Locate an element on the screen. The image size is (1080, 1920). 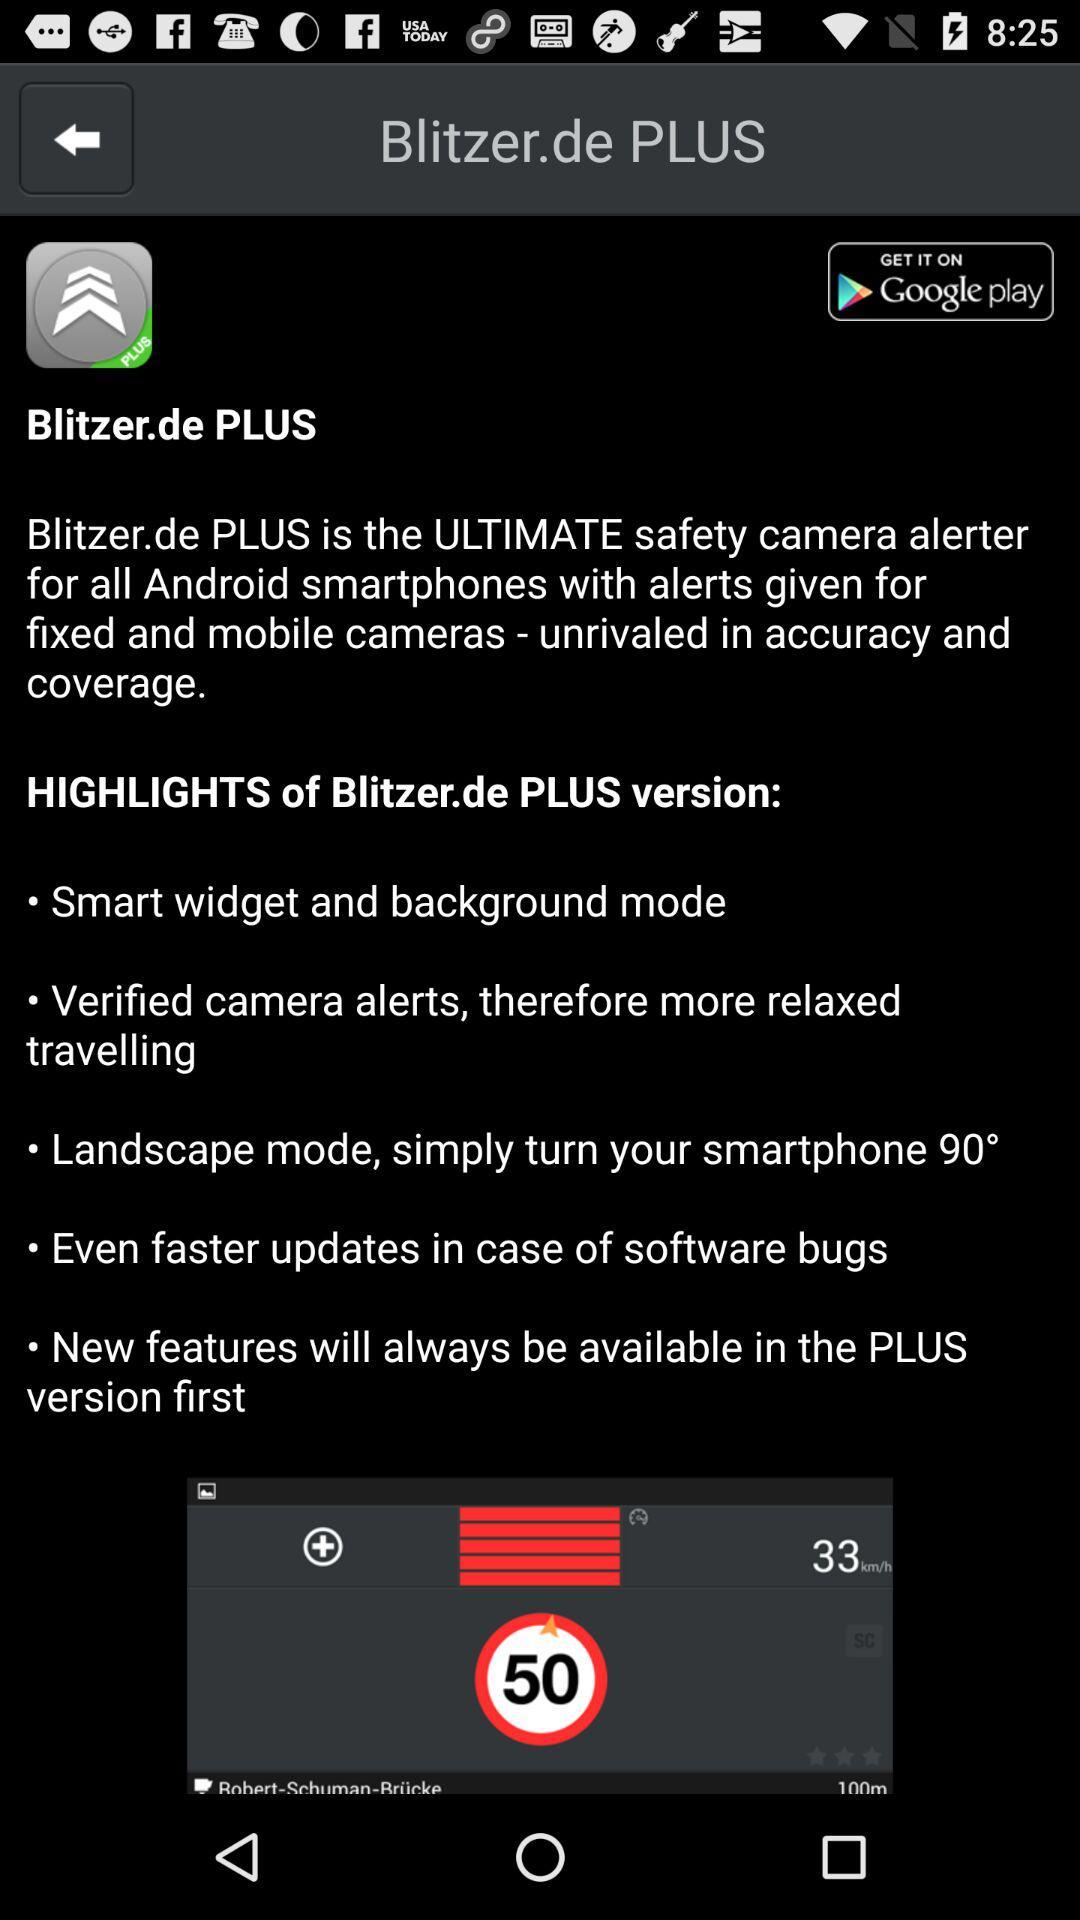
a back arrow to go back to the previous page is located at coordinates (75, 138).